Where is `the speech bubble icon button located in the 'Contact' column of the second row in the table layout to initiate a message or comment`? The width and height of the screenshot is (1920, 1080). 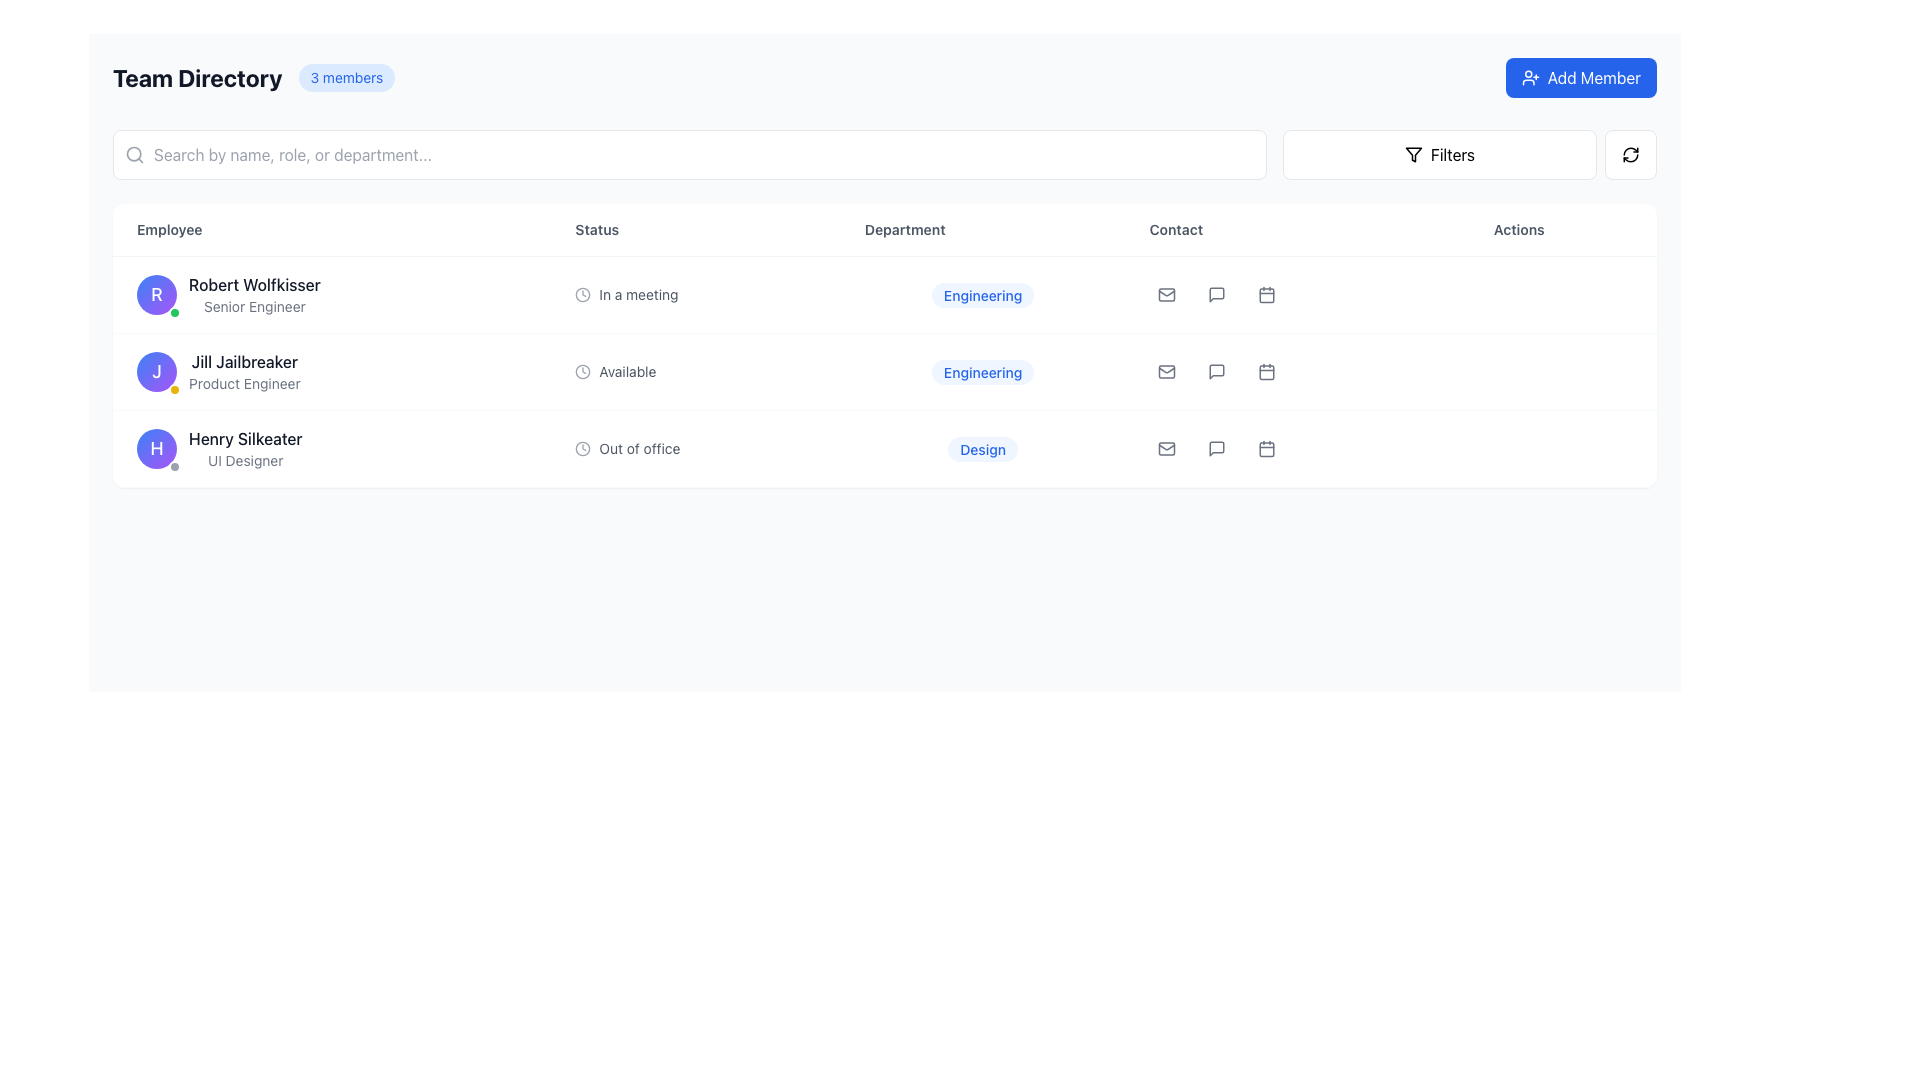
the speech bubble icon button located in the 'Contact' column of the second row in the table layout to initiate a message or comment is located at coordinates (1215, 294).